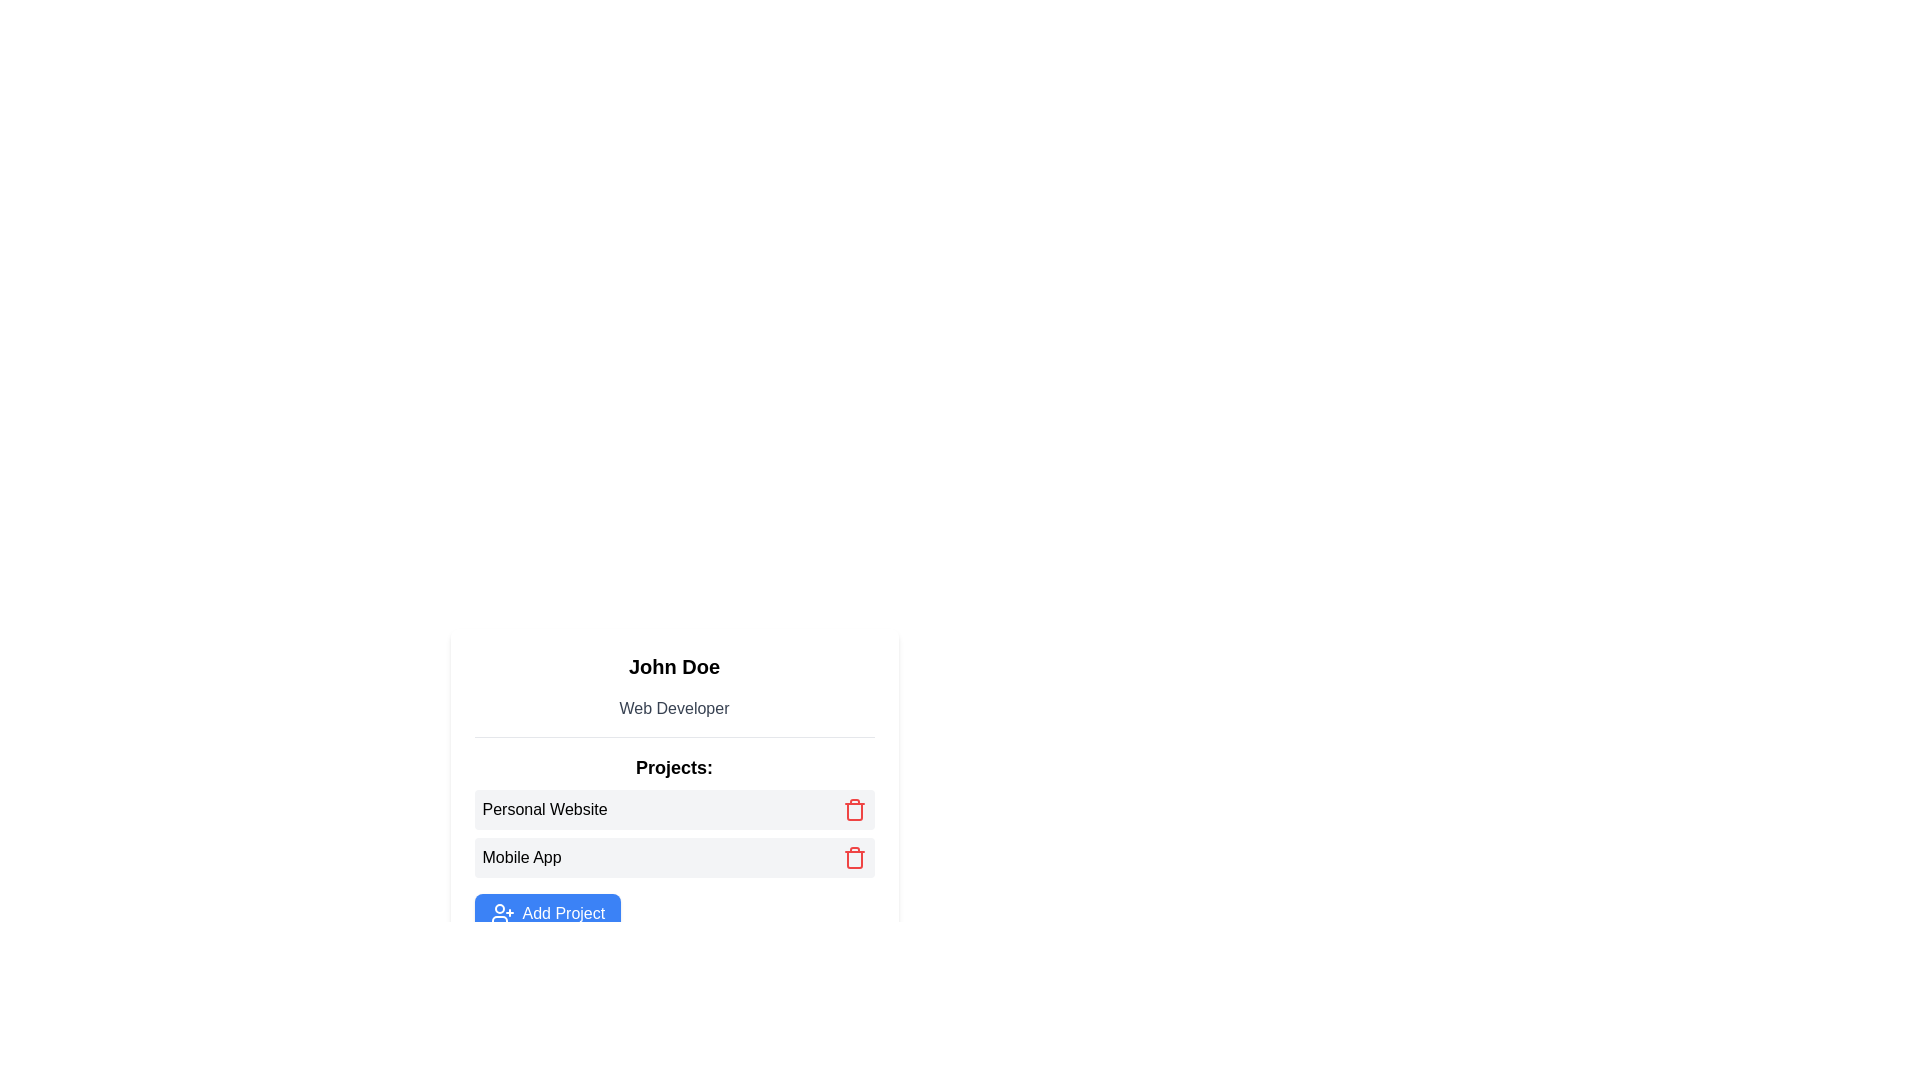  What do you see at coordinates (502, 914) in the screenshot?
I see `the icon on the left side of the 'Add Project' button to trigger a tooltip or visual feedback` at bounding box center [502, 914].